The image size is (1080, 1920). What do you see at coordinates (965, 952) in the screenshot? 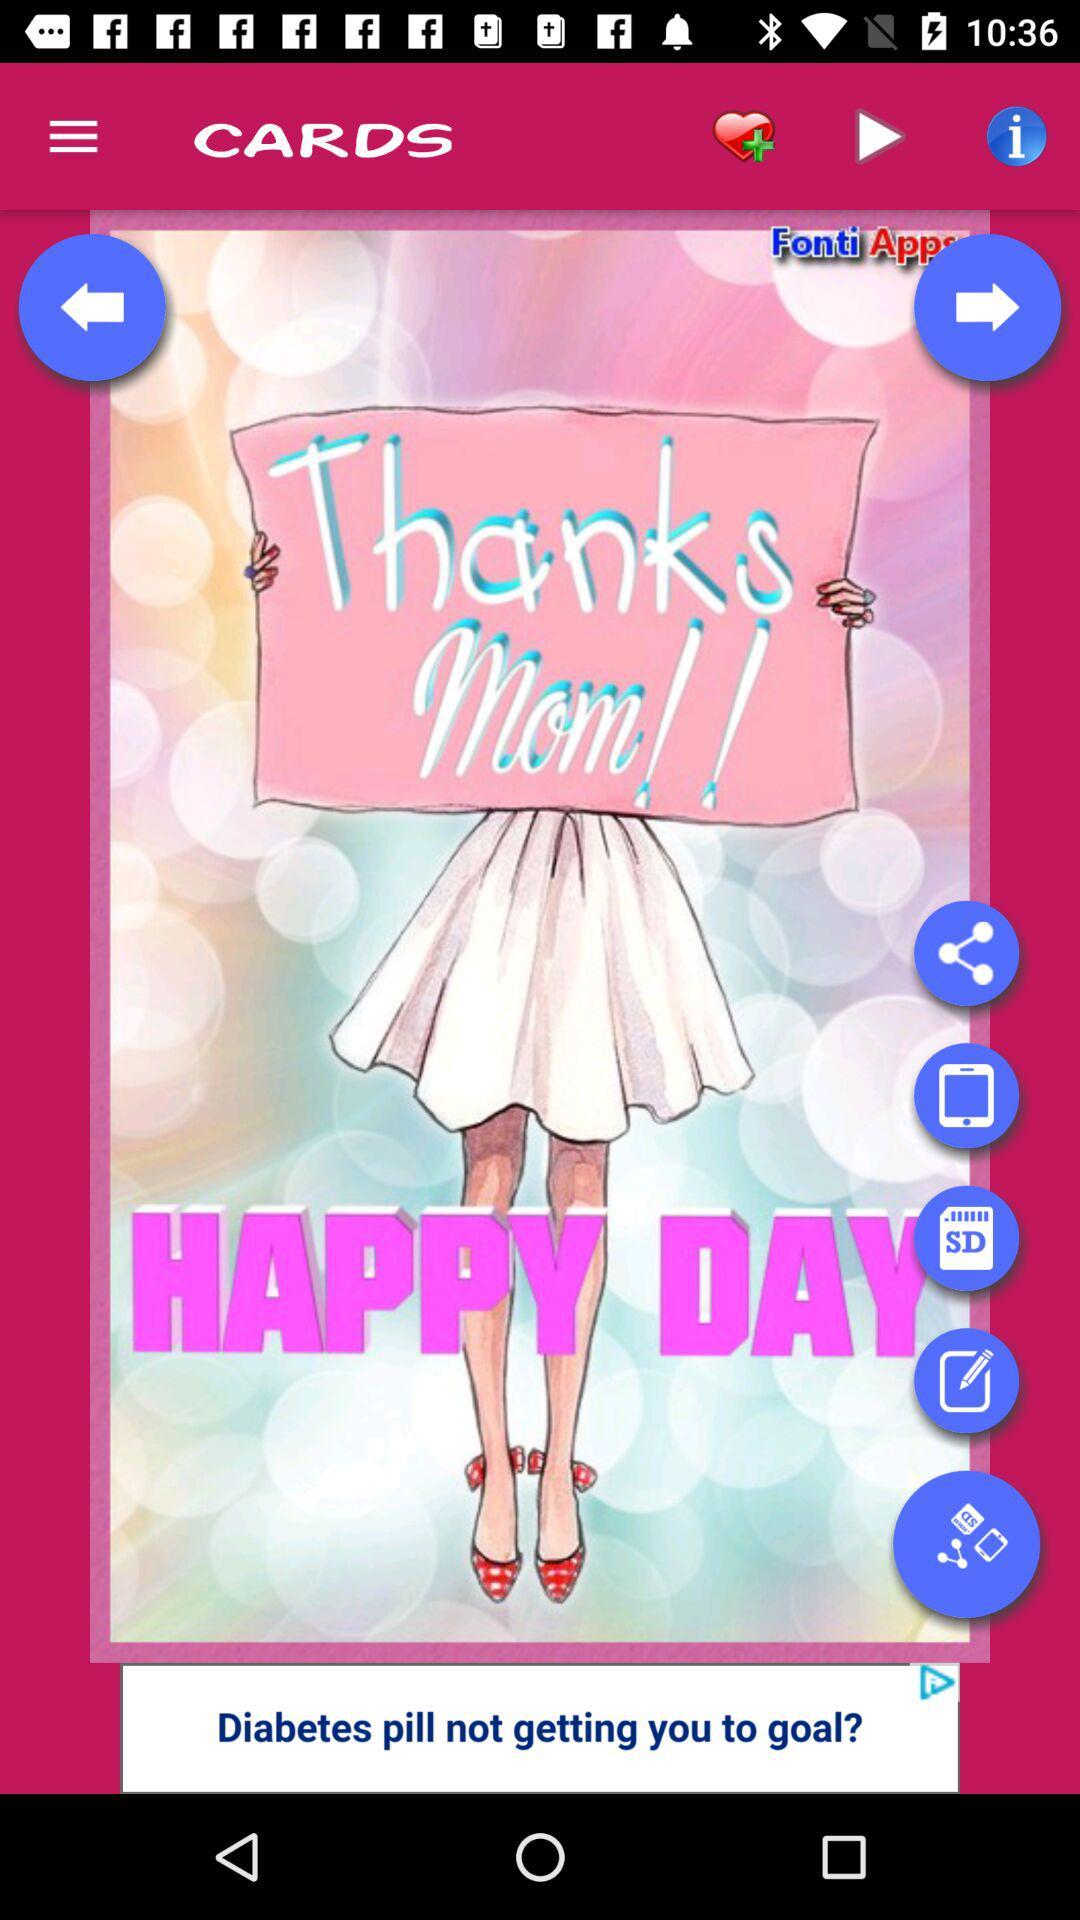
I see `share here` at bounding box center [965, 952].